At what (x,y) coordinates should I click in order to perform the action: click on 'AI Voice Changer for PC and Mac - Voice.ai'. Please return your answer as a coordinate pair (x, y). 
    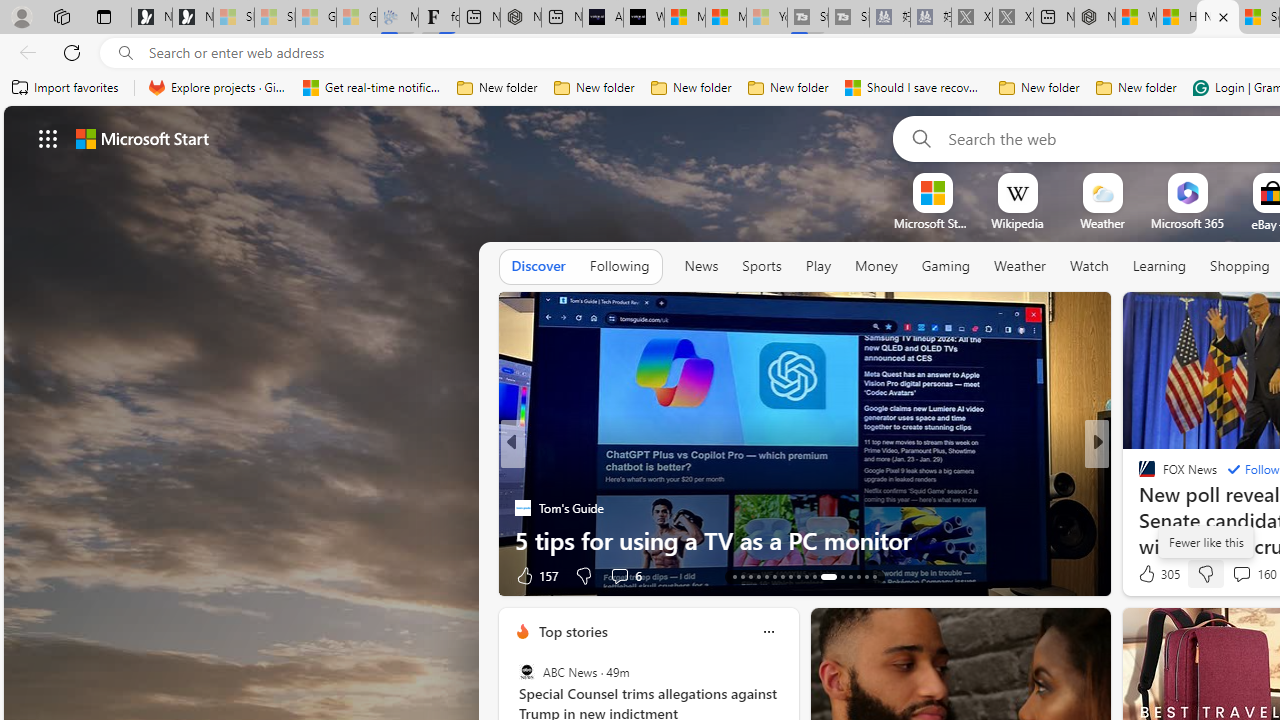
    Looking at the image, I should click on (601, 17).